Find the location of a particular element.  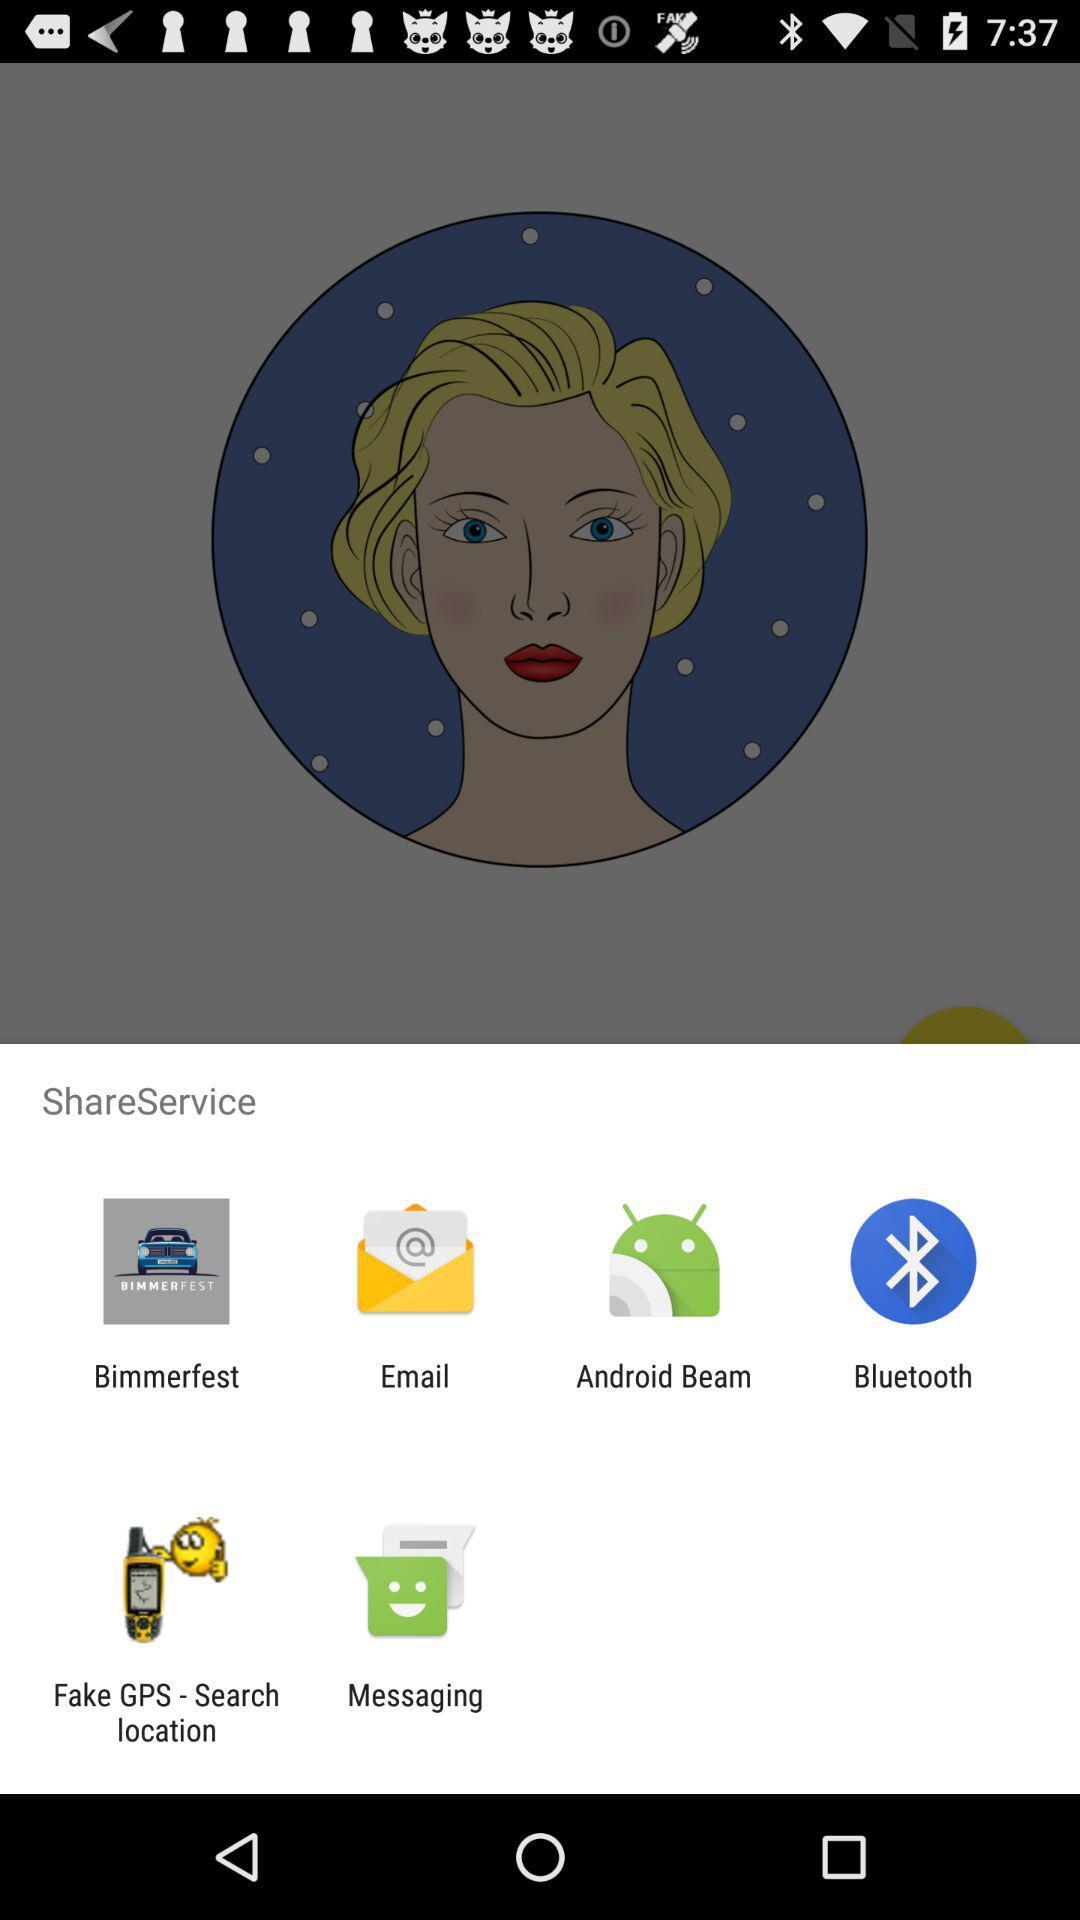

item to the left of bluetooth icon is located at coordinates (664, 1392).